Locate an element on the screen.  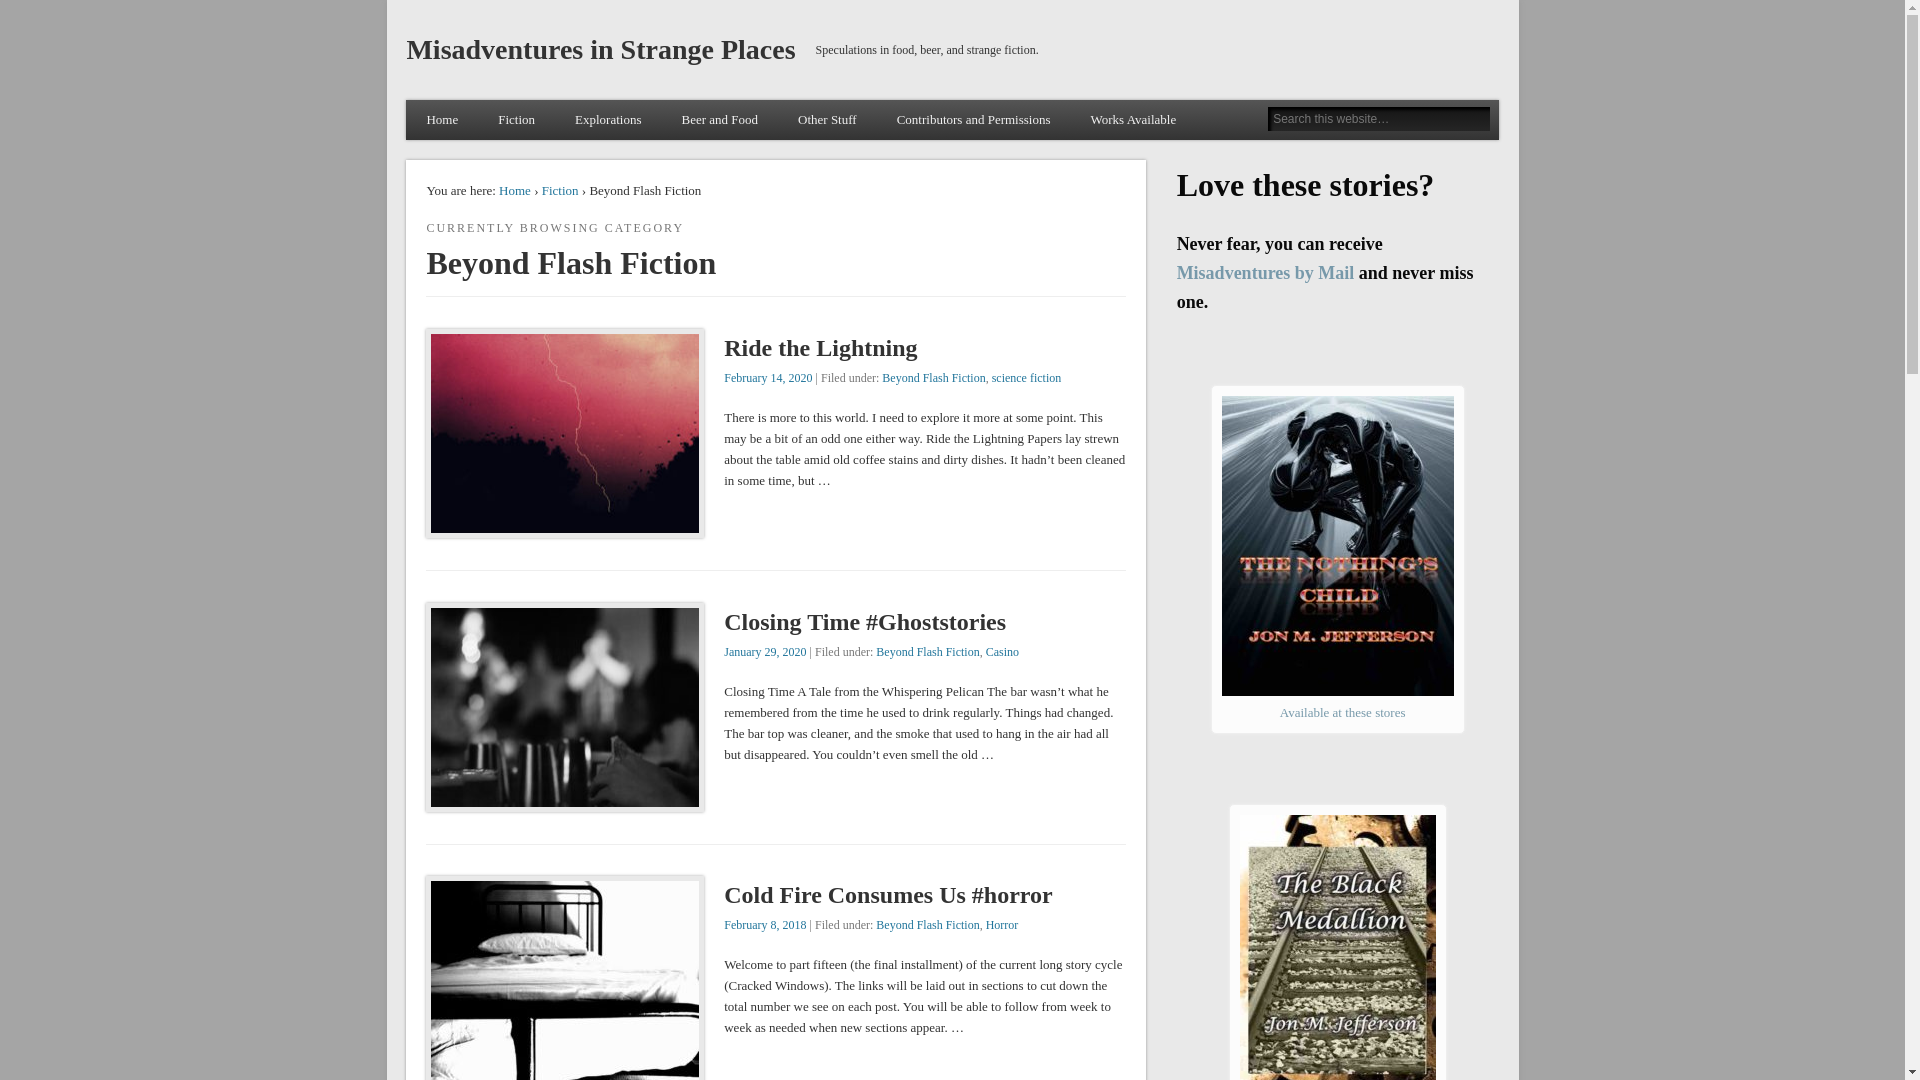
'Misadventures in Strange Places' is located at coordinates (599, 48).